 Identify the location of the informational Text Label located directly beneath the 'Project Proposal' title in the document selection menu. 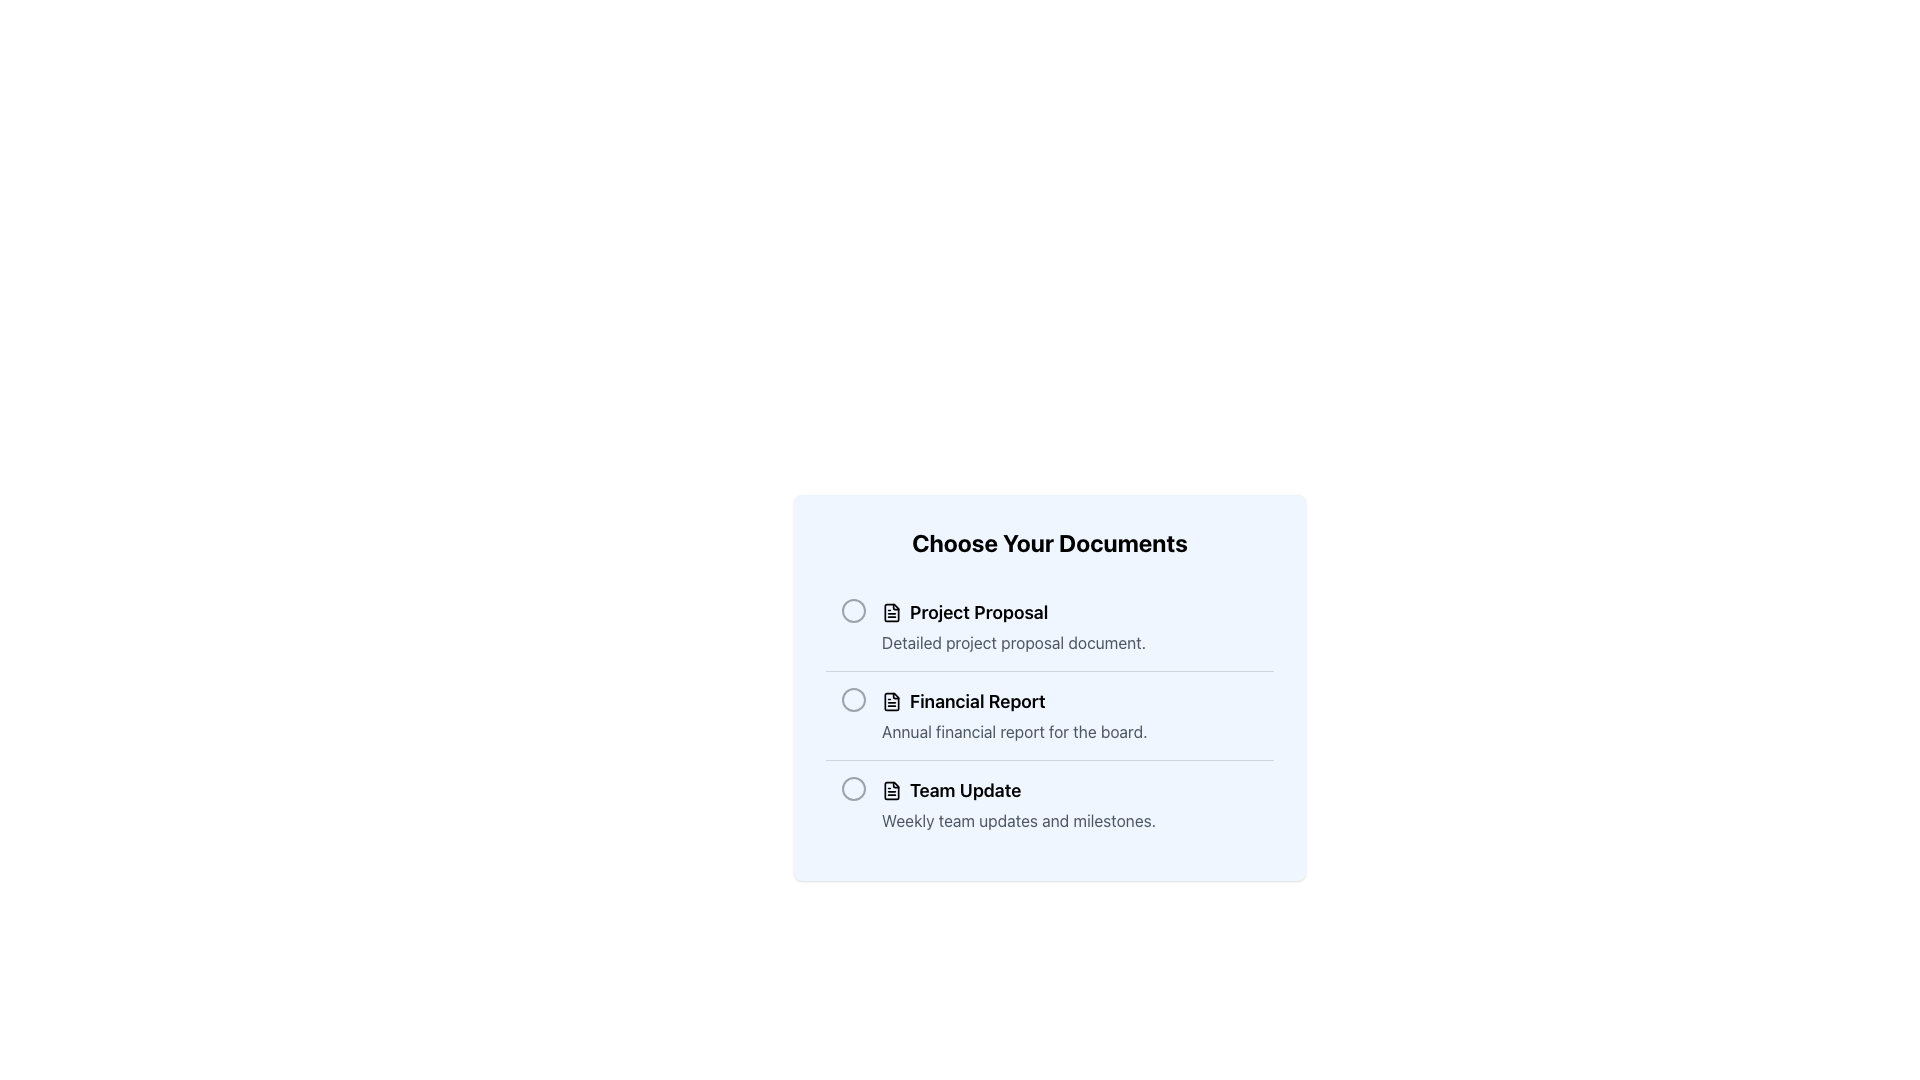
(1014, 643).